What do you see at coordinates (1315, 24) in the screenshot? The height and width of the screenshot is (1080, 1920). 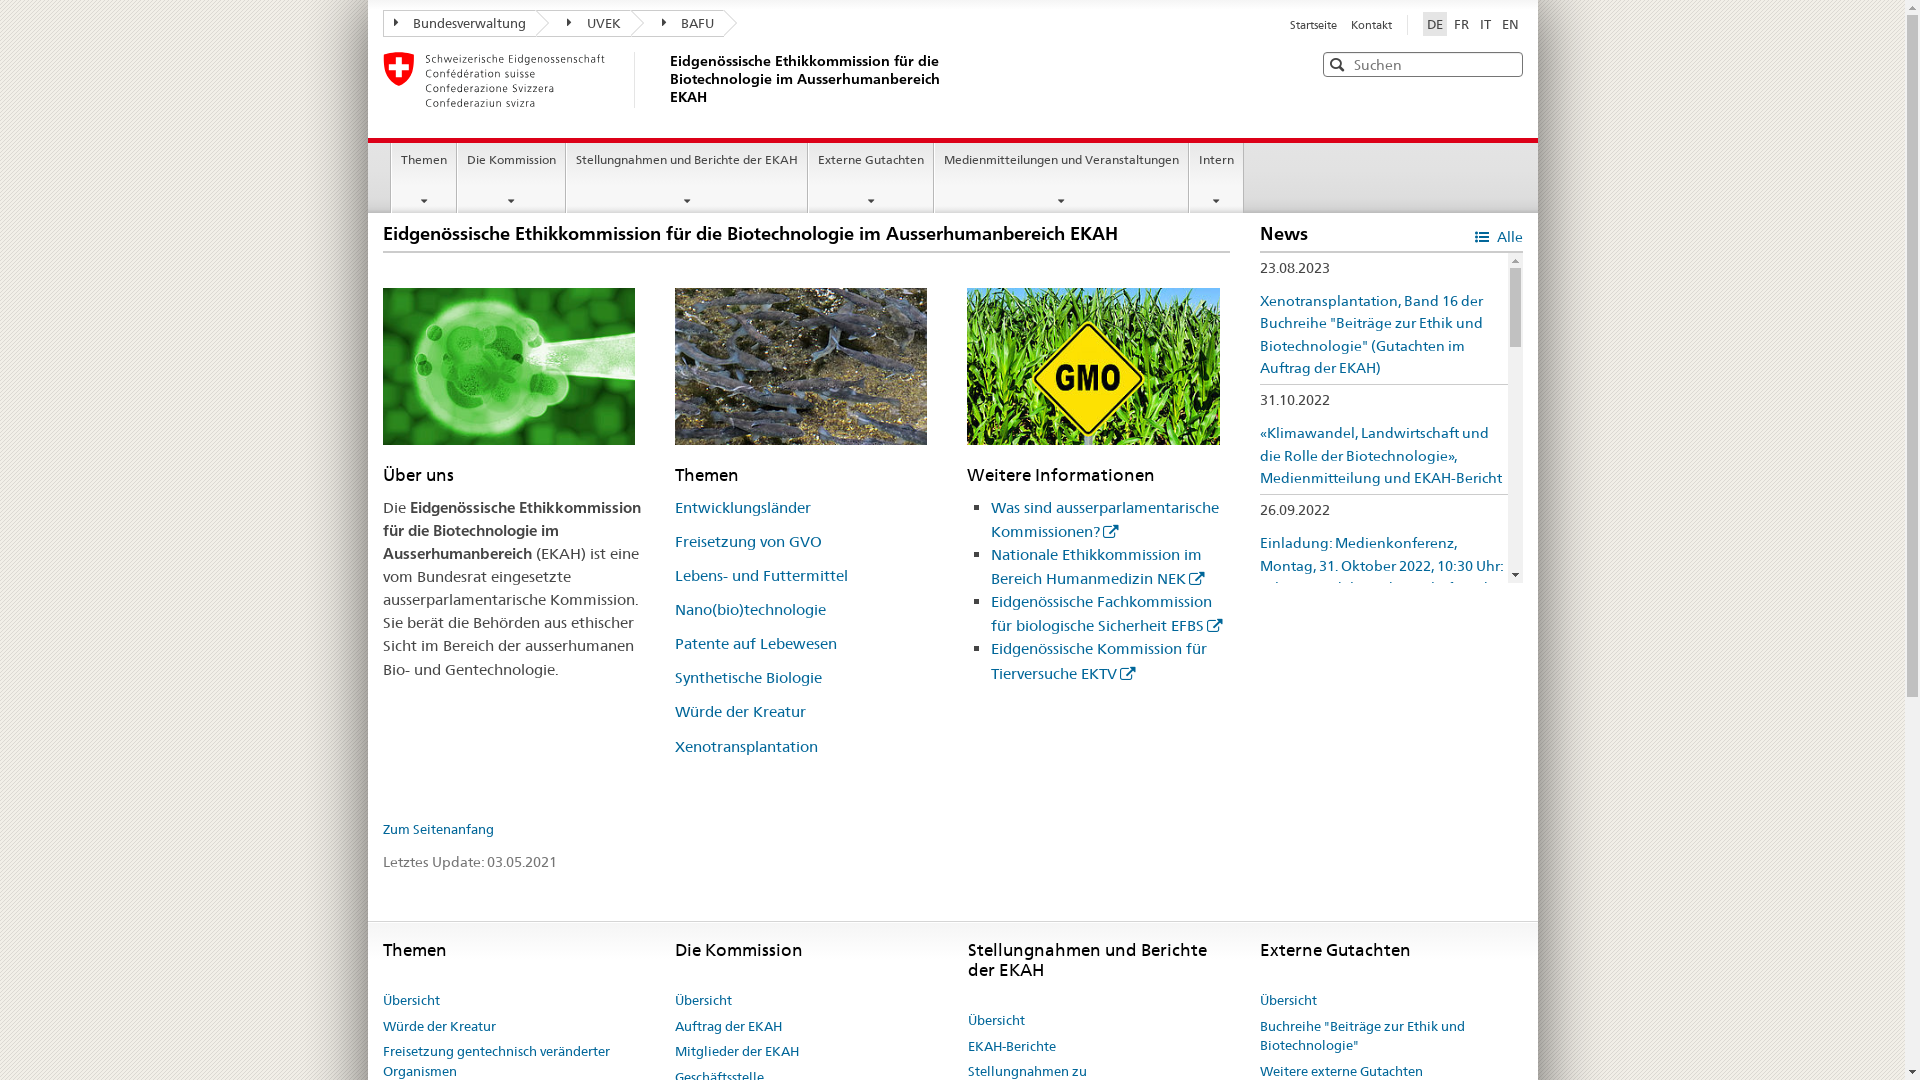 I see `'Startseite'` at bounding box center [1315, 24].